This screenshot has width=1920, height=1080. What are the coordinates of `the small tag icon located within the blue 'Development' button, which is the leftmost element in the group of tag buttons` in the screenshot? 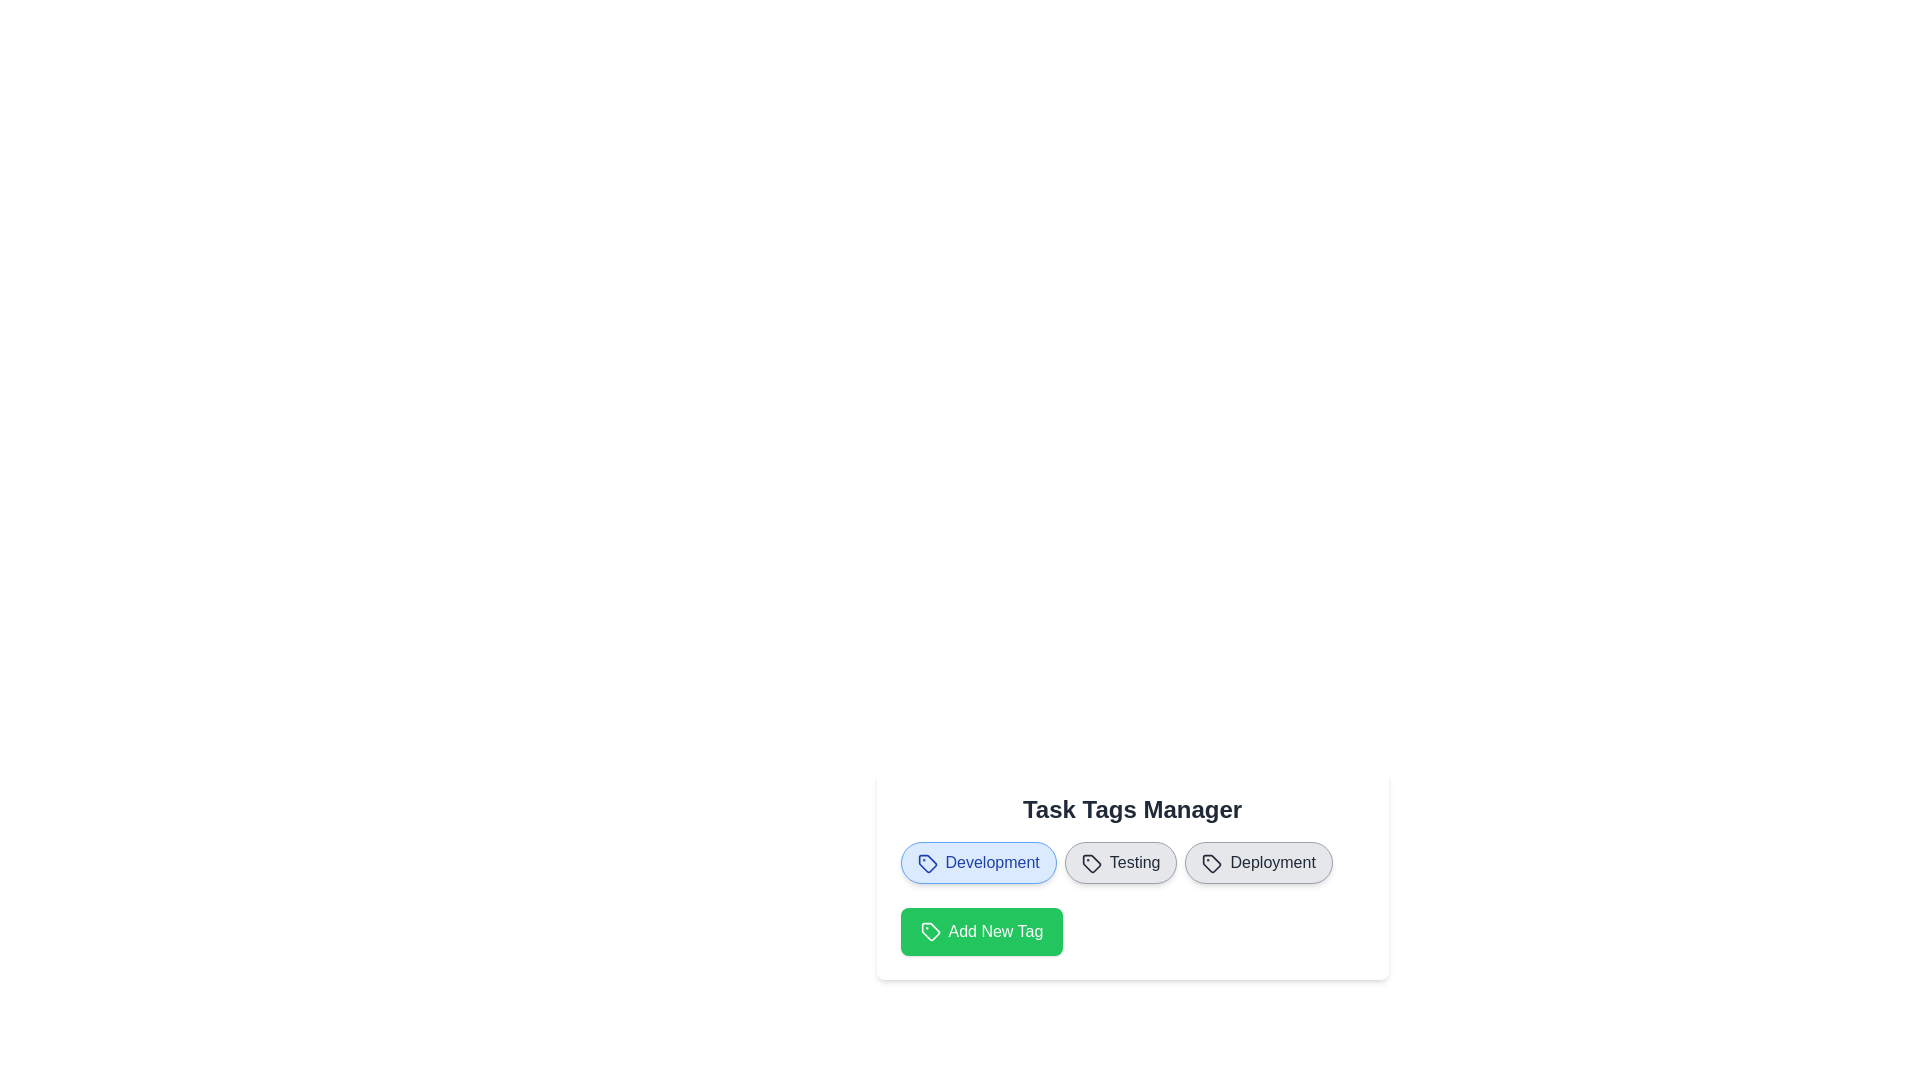 It's located at (926, 862).